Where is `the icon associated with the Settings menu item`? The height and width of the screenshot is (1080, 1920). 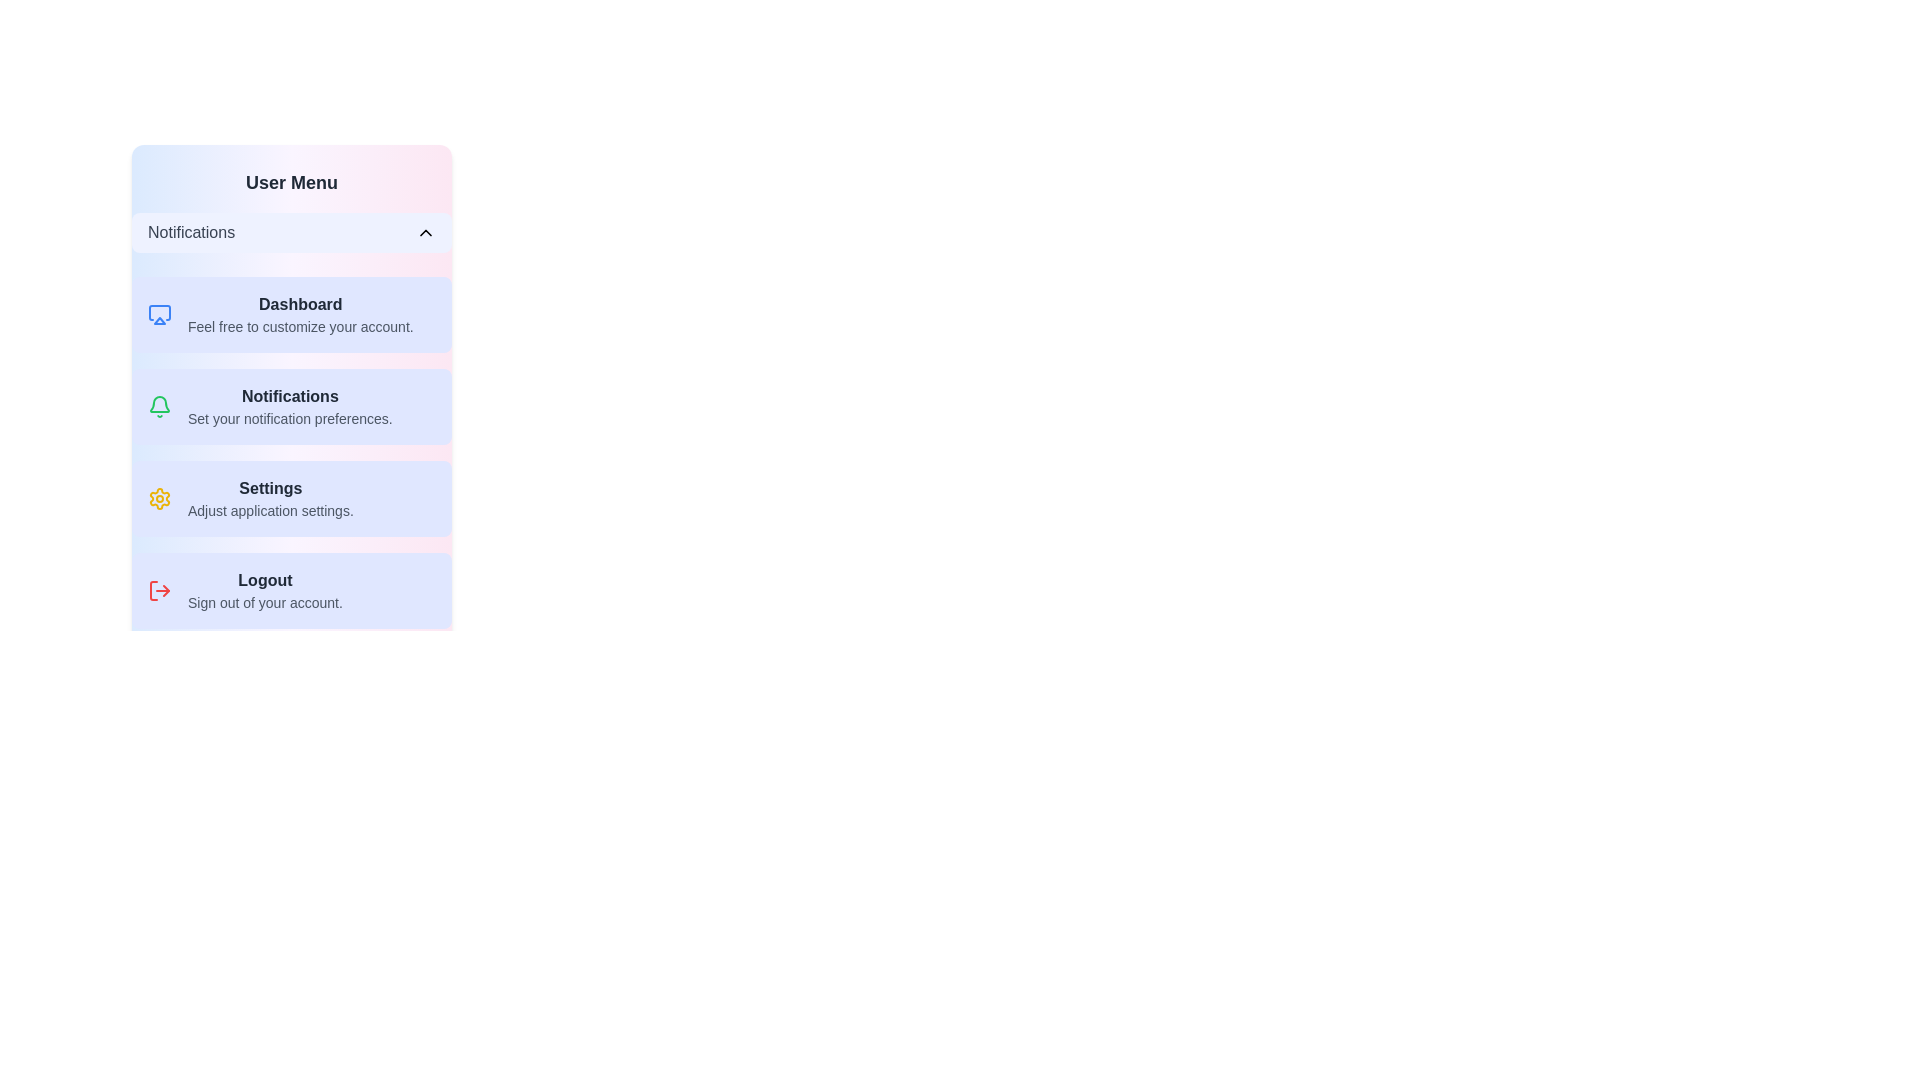 the icon associated with the Settings menu item is located at coordinates (158, 497).